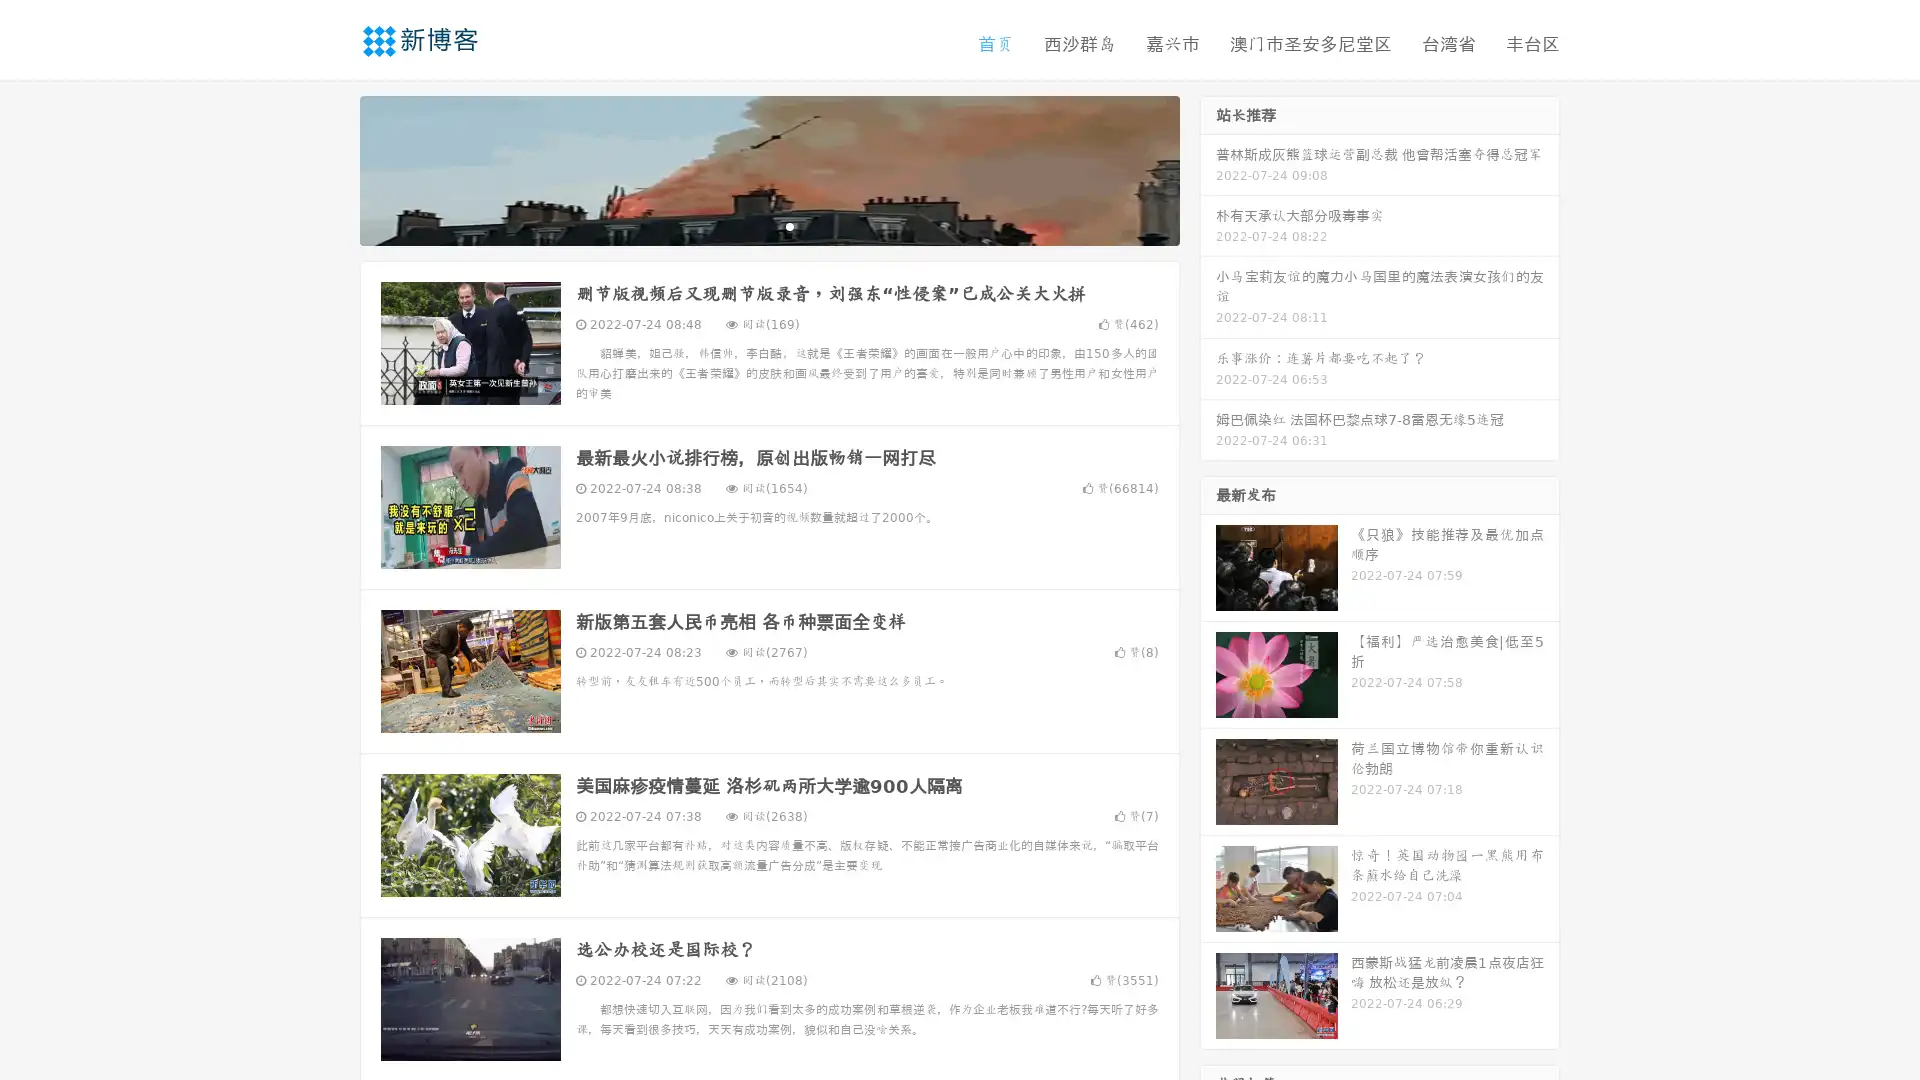 Image resolution: width=1920 pixels, height=1080 pixels. Describe the element at coordinates (748, 225) in the screenshot. I see `Go to slide 1` at that location.